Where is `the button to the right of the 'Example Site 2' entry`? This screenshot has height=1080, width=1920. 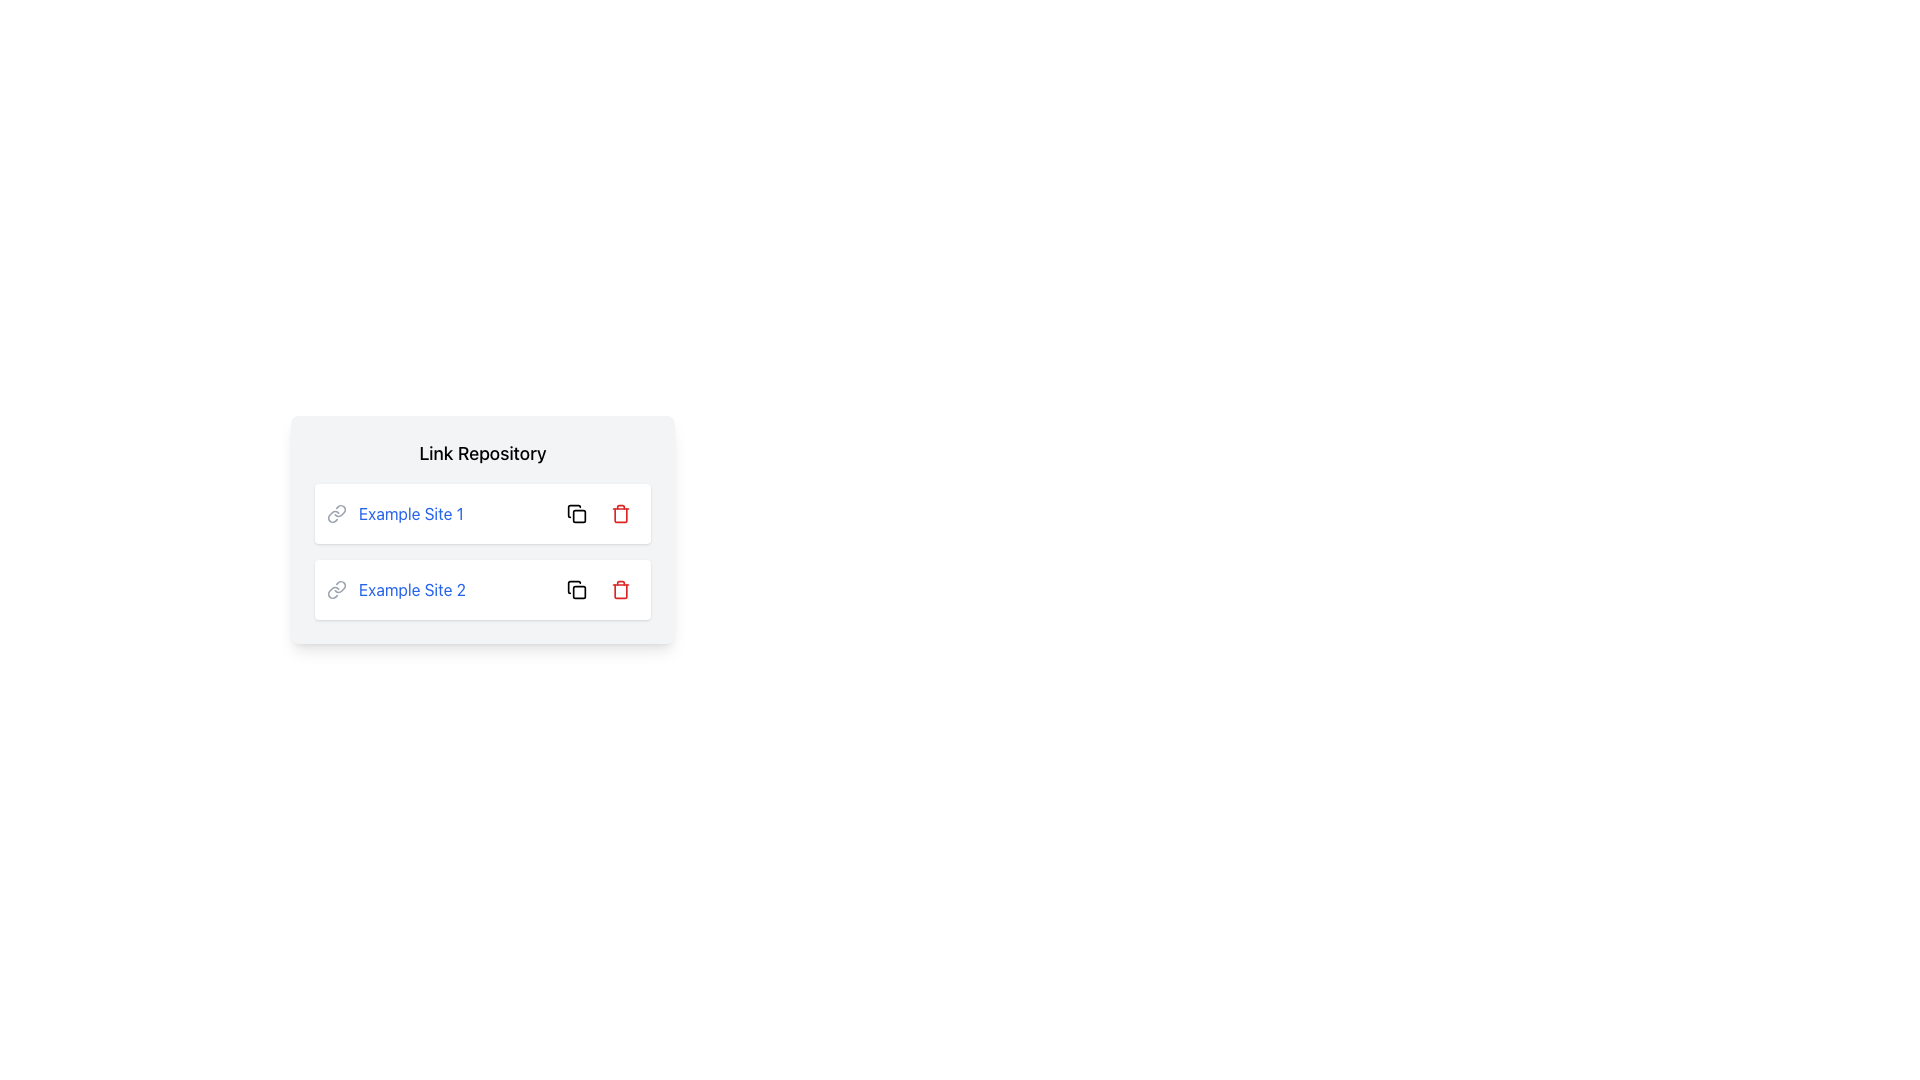 the button to the right of the 'Example Site 2' entry is located at coordinates (575, 589).